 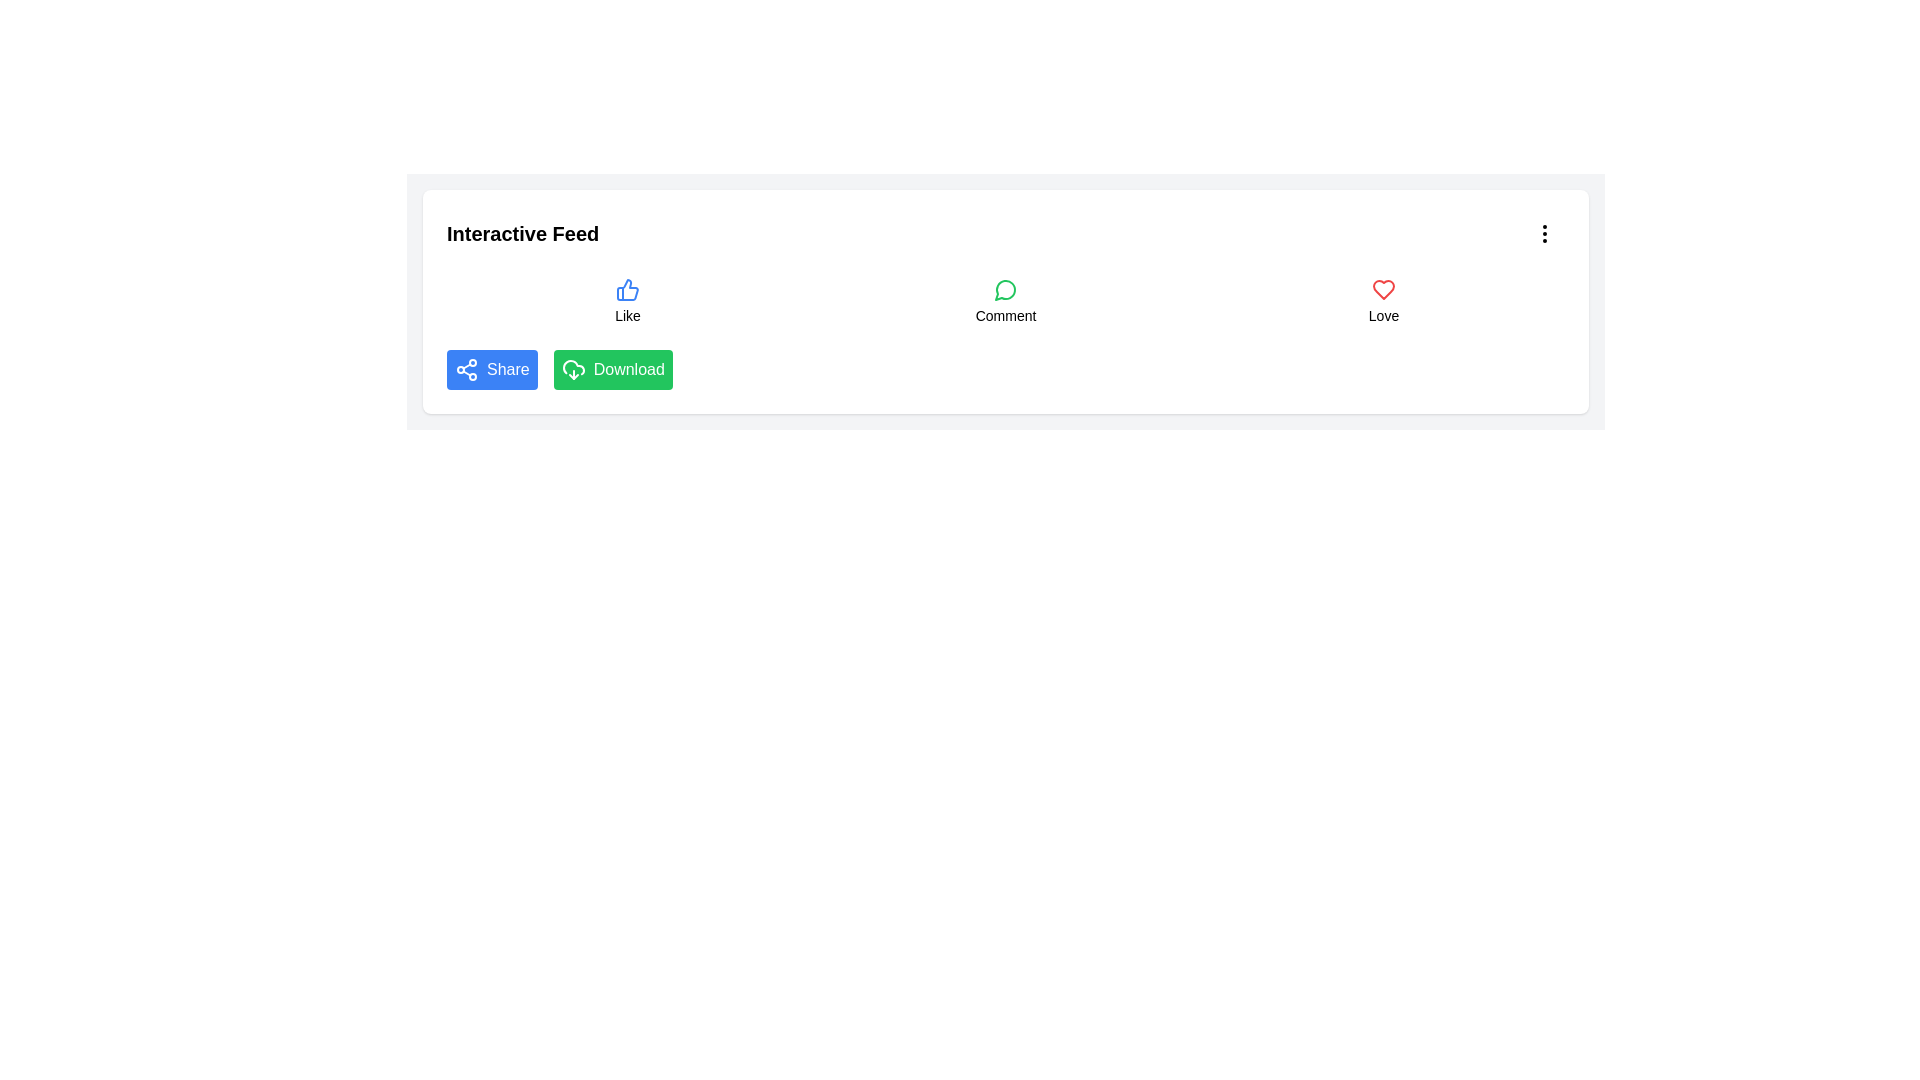 What do you see at coordinates (627, 301) in the screenshot?
I see `the 'Like' button element which features a blue thumbs-up icon above the text label 'Like' for keyboard navigation` at bounding box center [627, 301].